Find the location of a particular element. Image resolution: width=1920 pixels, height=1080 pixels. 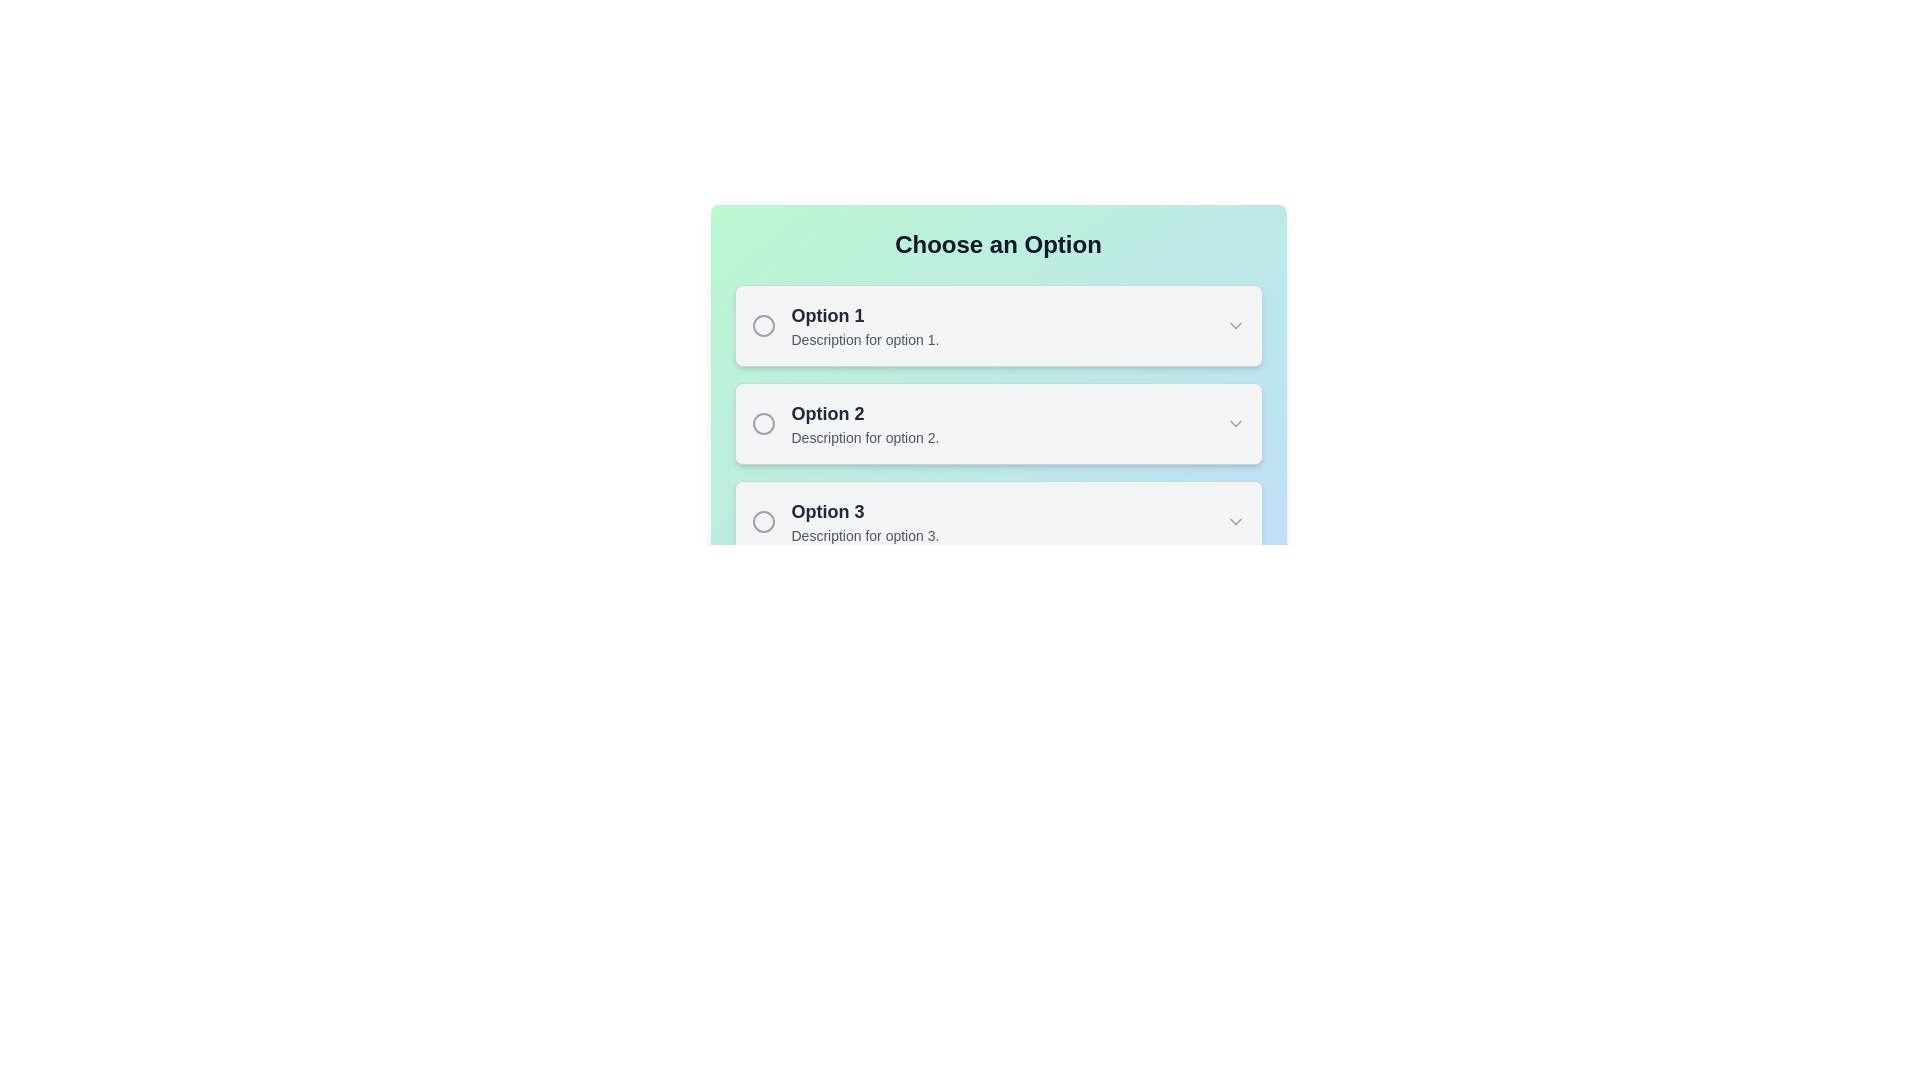

the 'Option 1' text label is located at coordinates (865, 325).